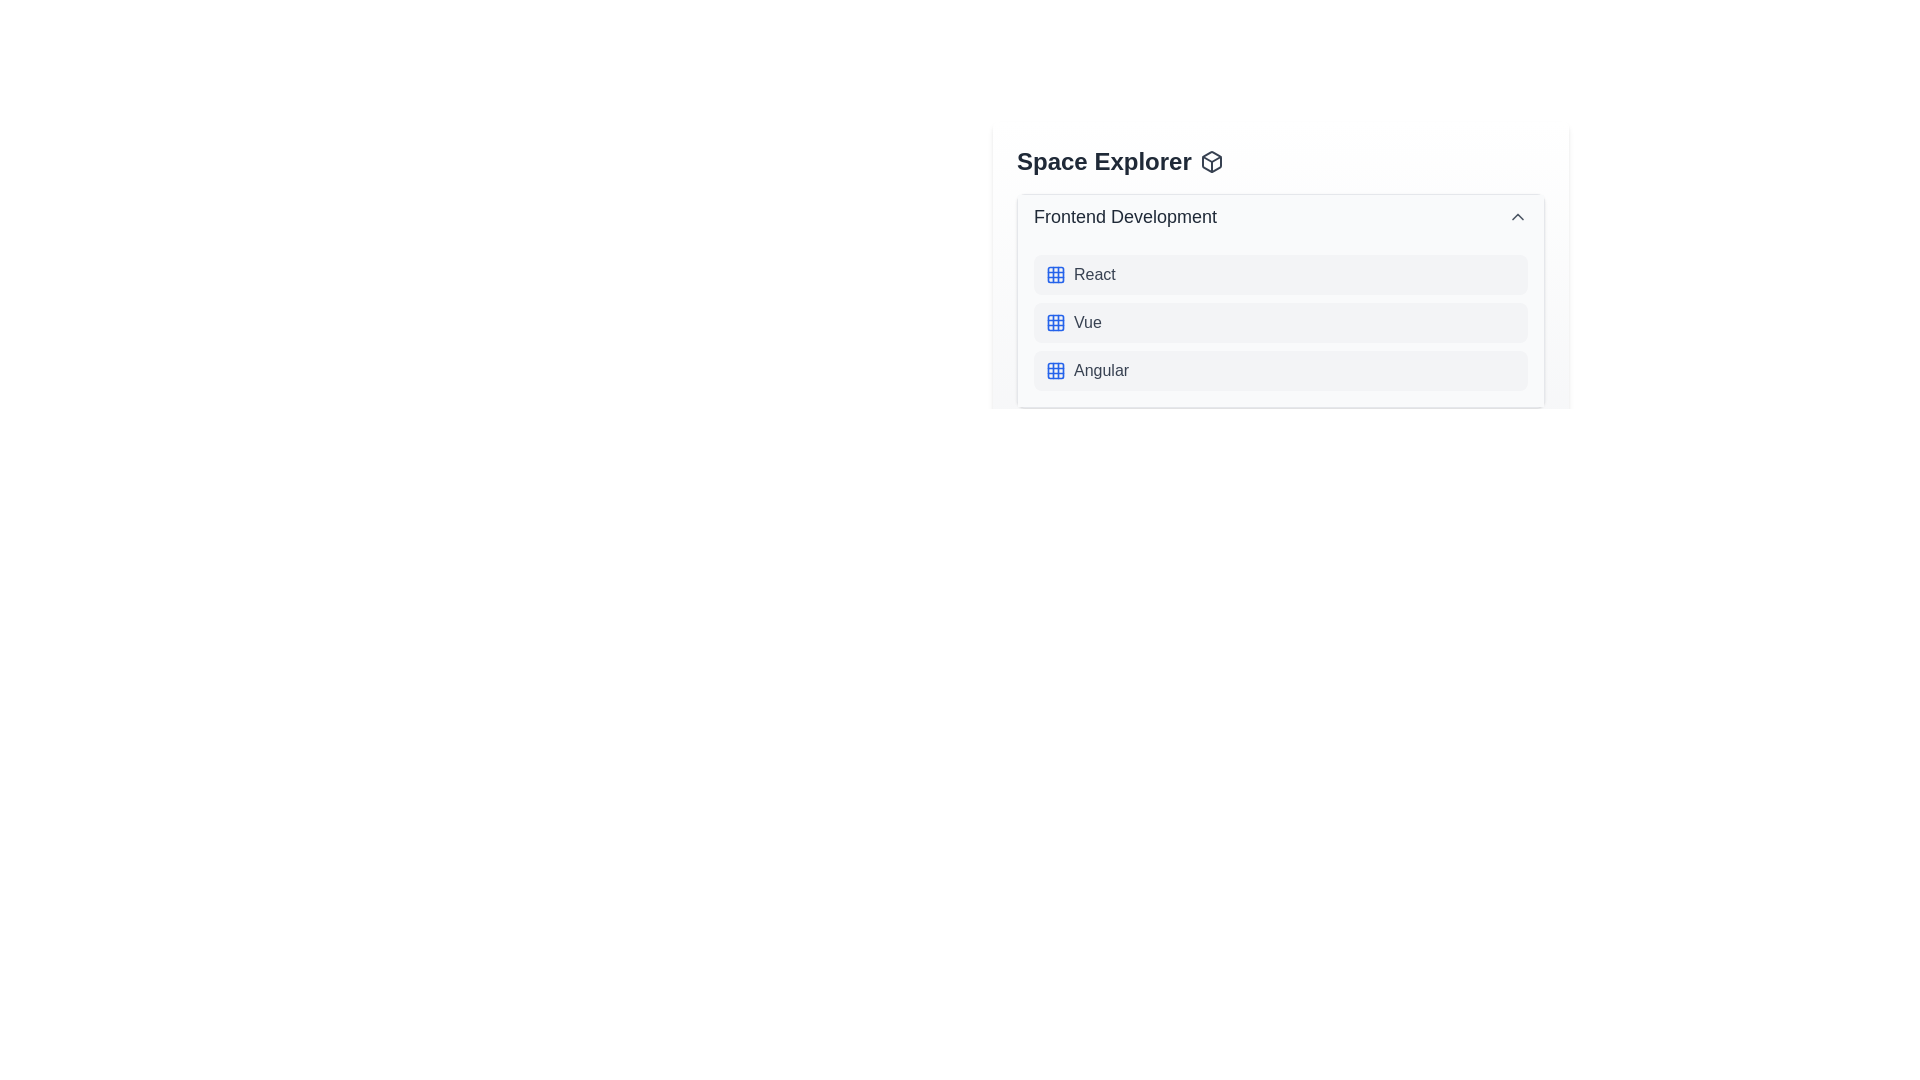 The image size is (1920, 1080). I want to click on the decorative or functional icon representing the 'Space Explorer' context, which is located on the right side of the 'Space Explorer' header, so click(1210, 161).